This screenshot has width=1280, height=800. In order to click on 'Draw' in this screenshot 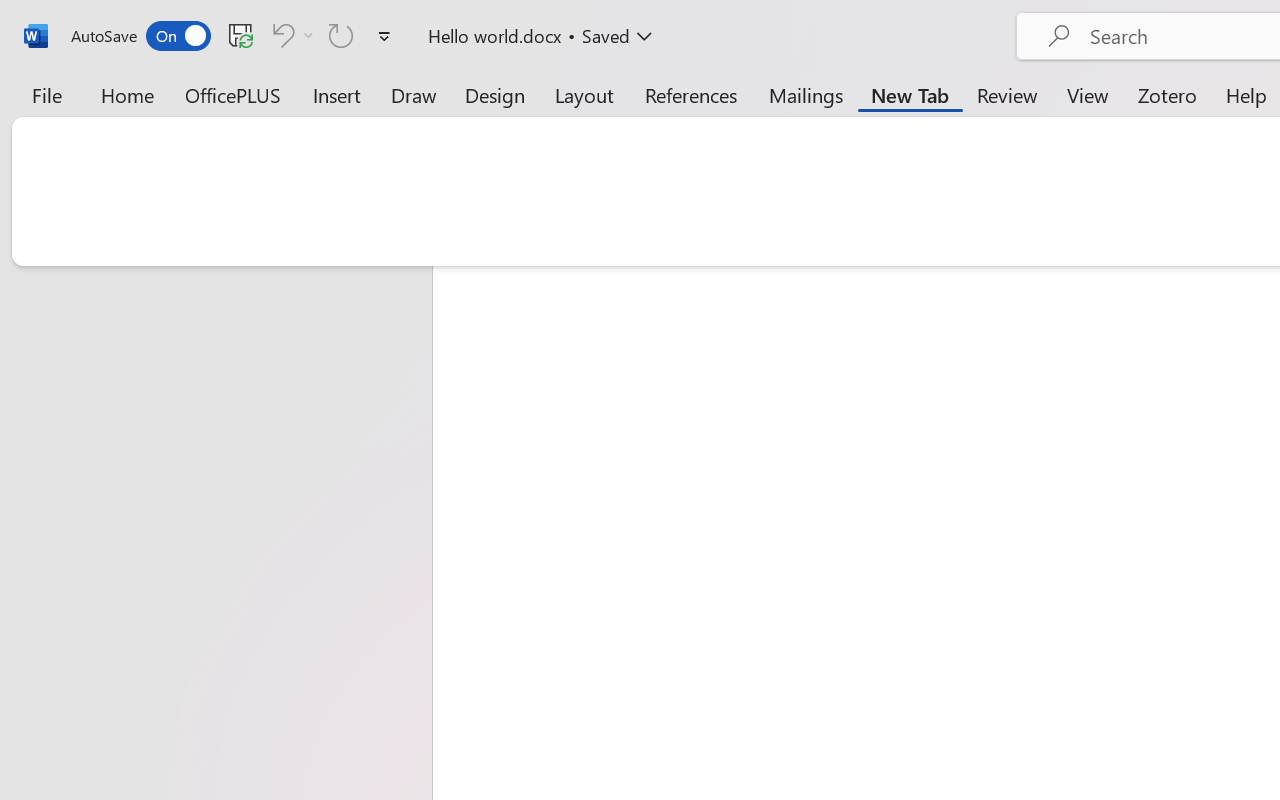, I will do `click(413, 94)`.